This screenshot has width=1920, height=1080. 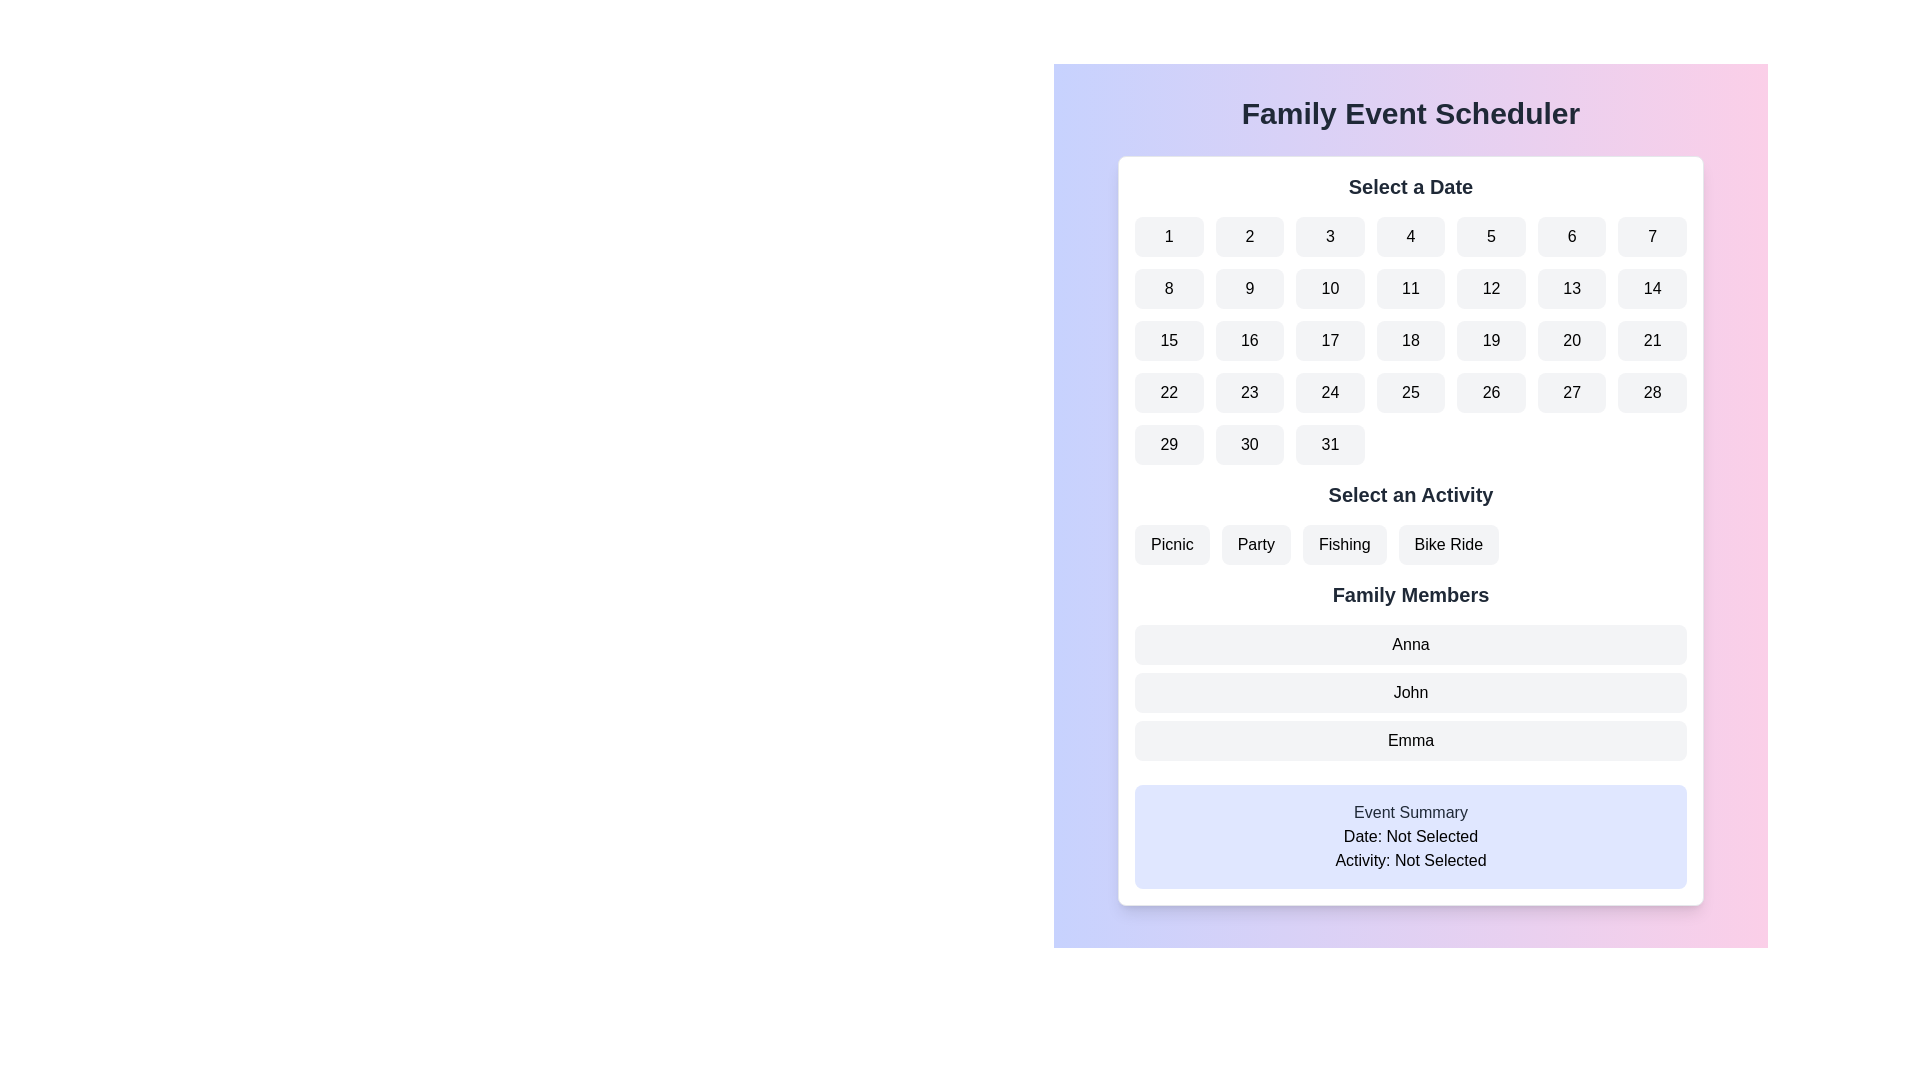 What do you see at coordinates (1248, 443) in the screenshot?
I see `the 30th day button in the calendar layout` at bounding box center [1248, 443].